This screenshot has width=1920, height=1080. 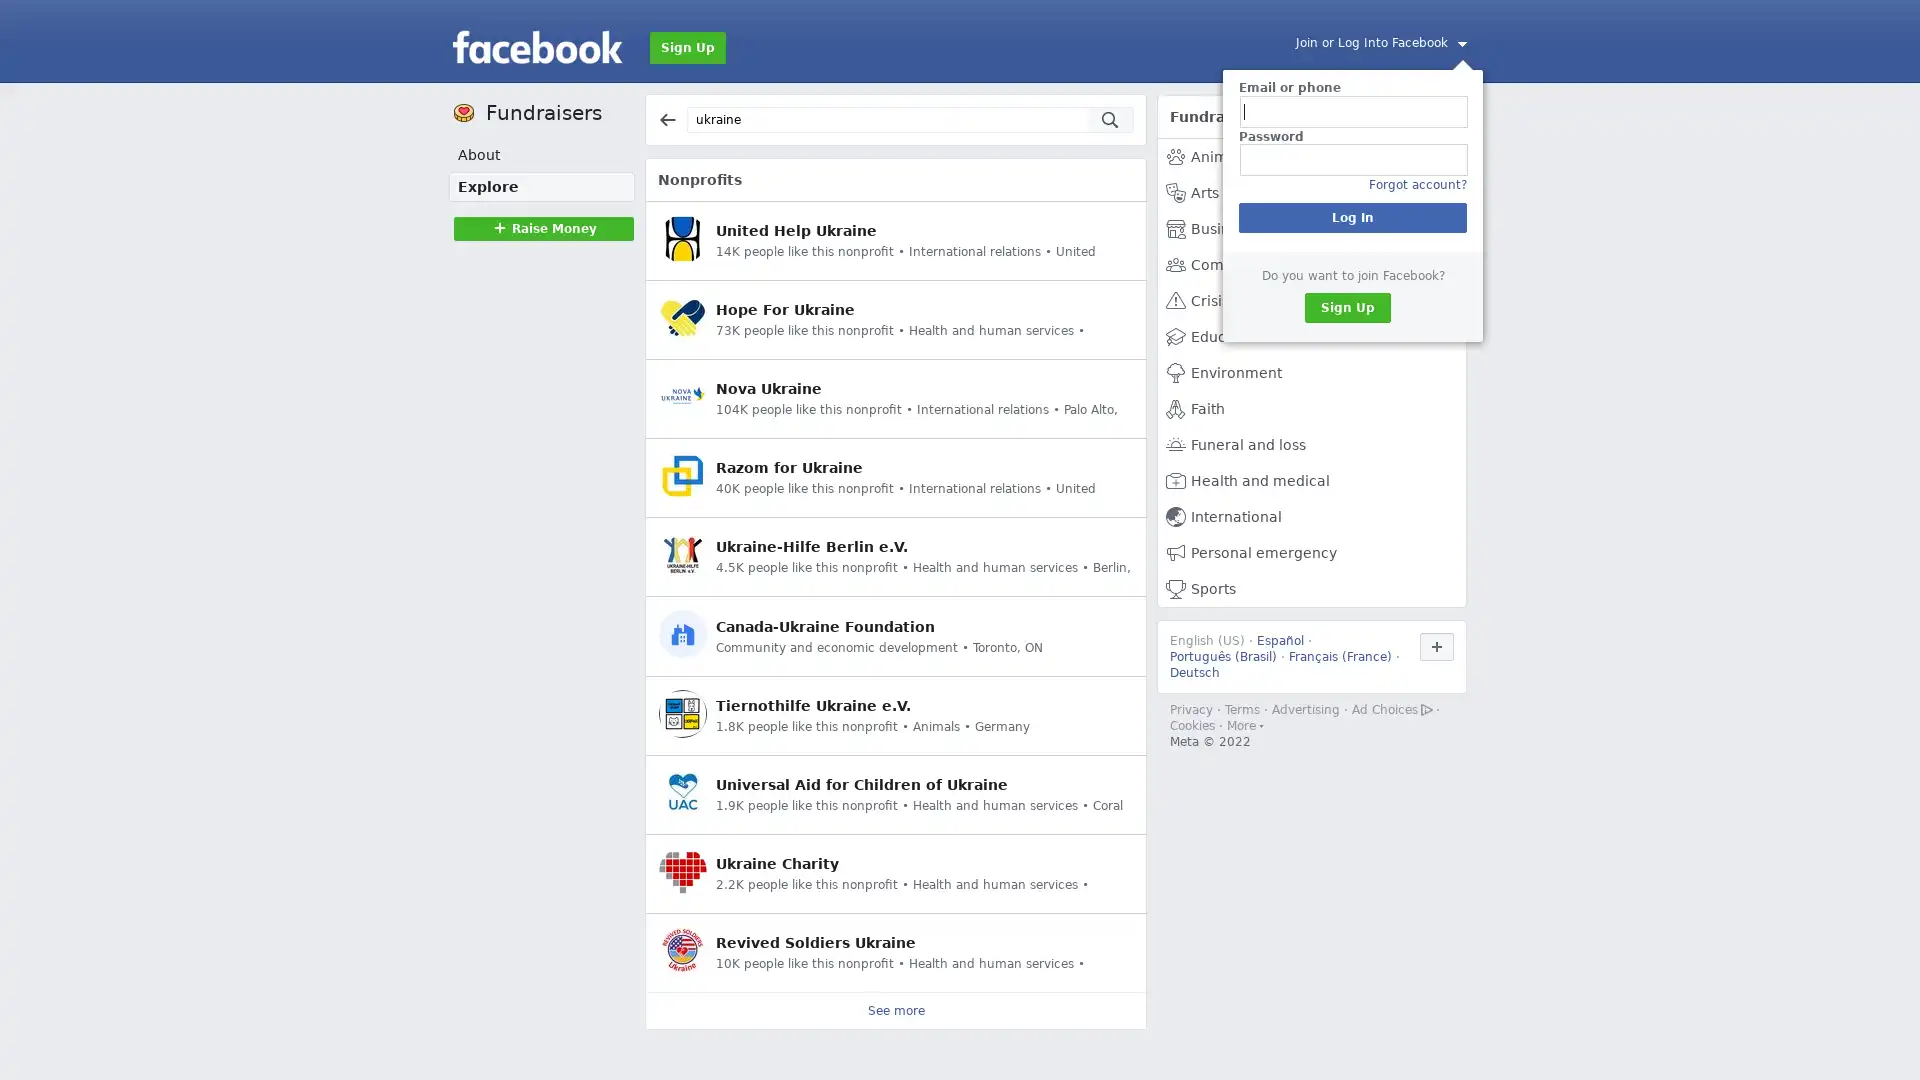 I want to click on Use Facebook in another language., so click(x=1435, y=647).